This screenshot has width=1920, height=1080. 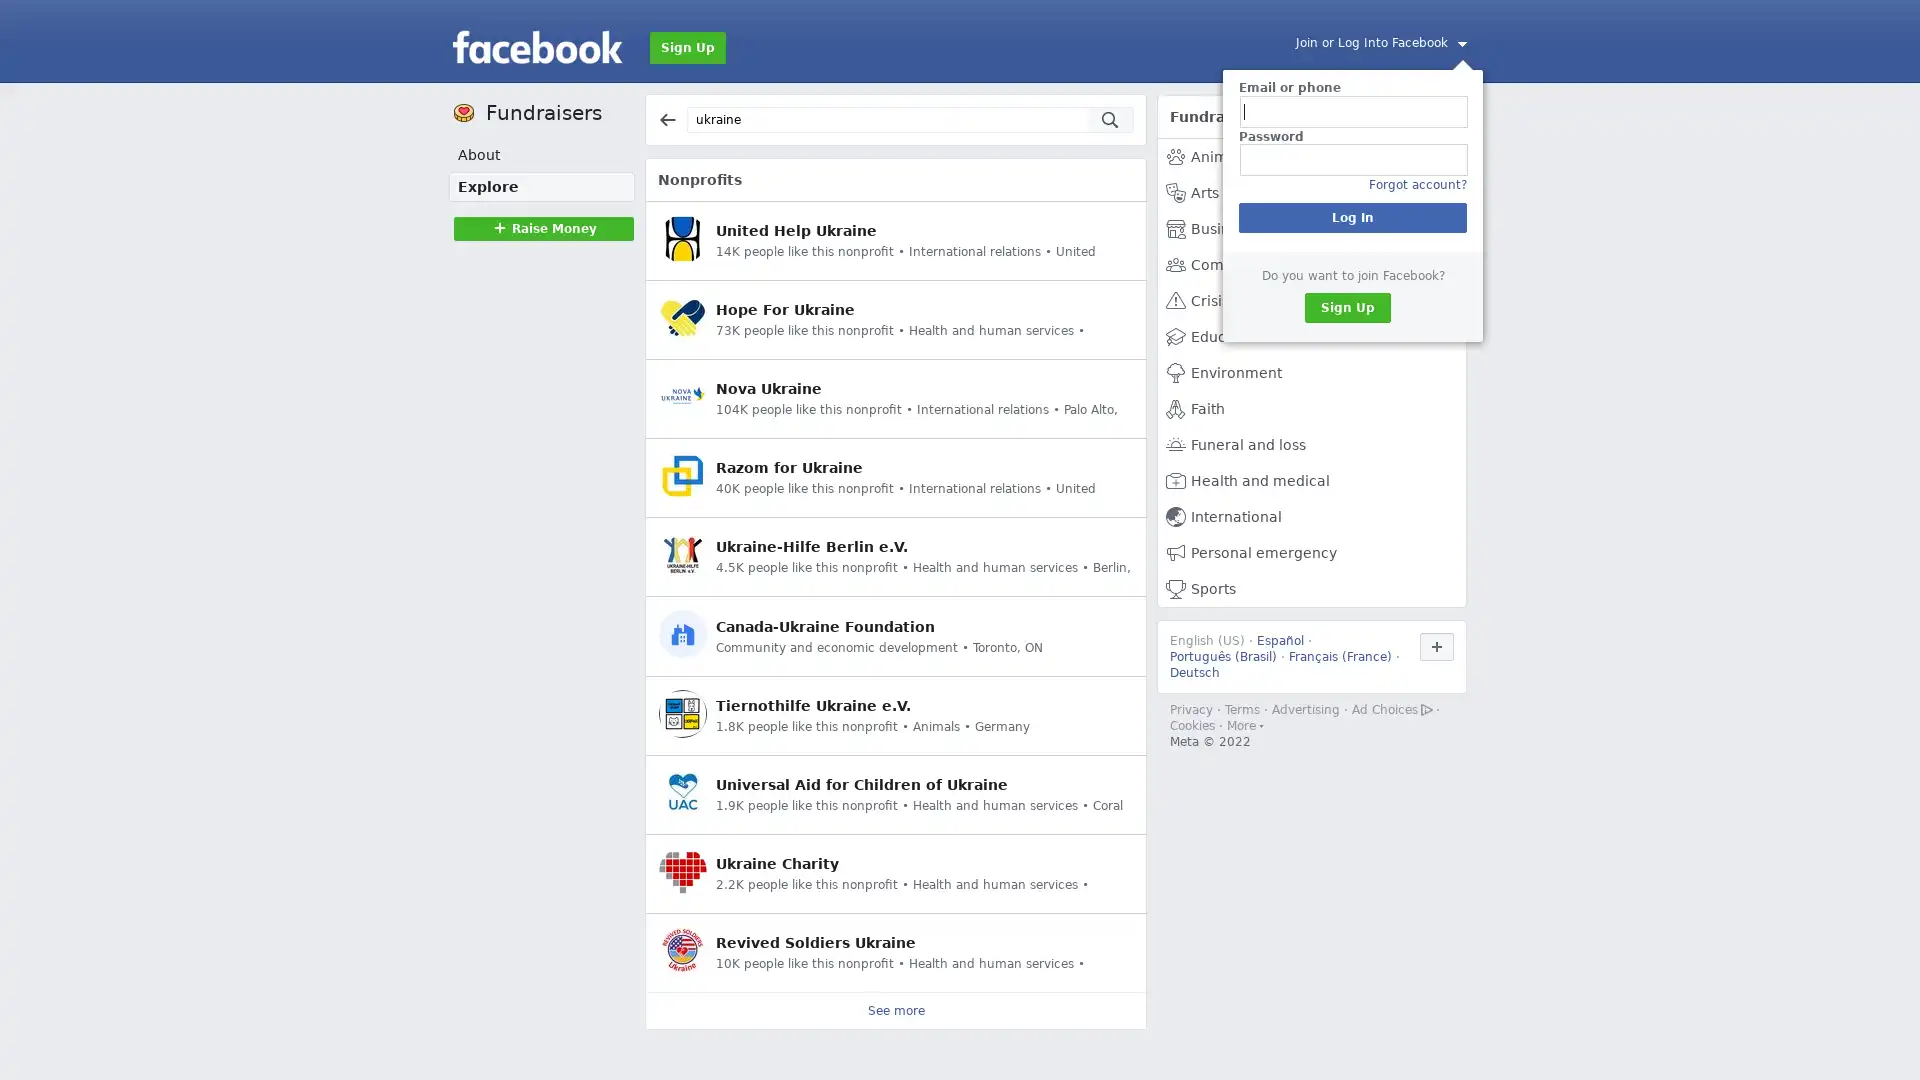 I want to click on Use Facebook in another language., so click(x=1435, y=647).